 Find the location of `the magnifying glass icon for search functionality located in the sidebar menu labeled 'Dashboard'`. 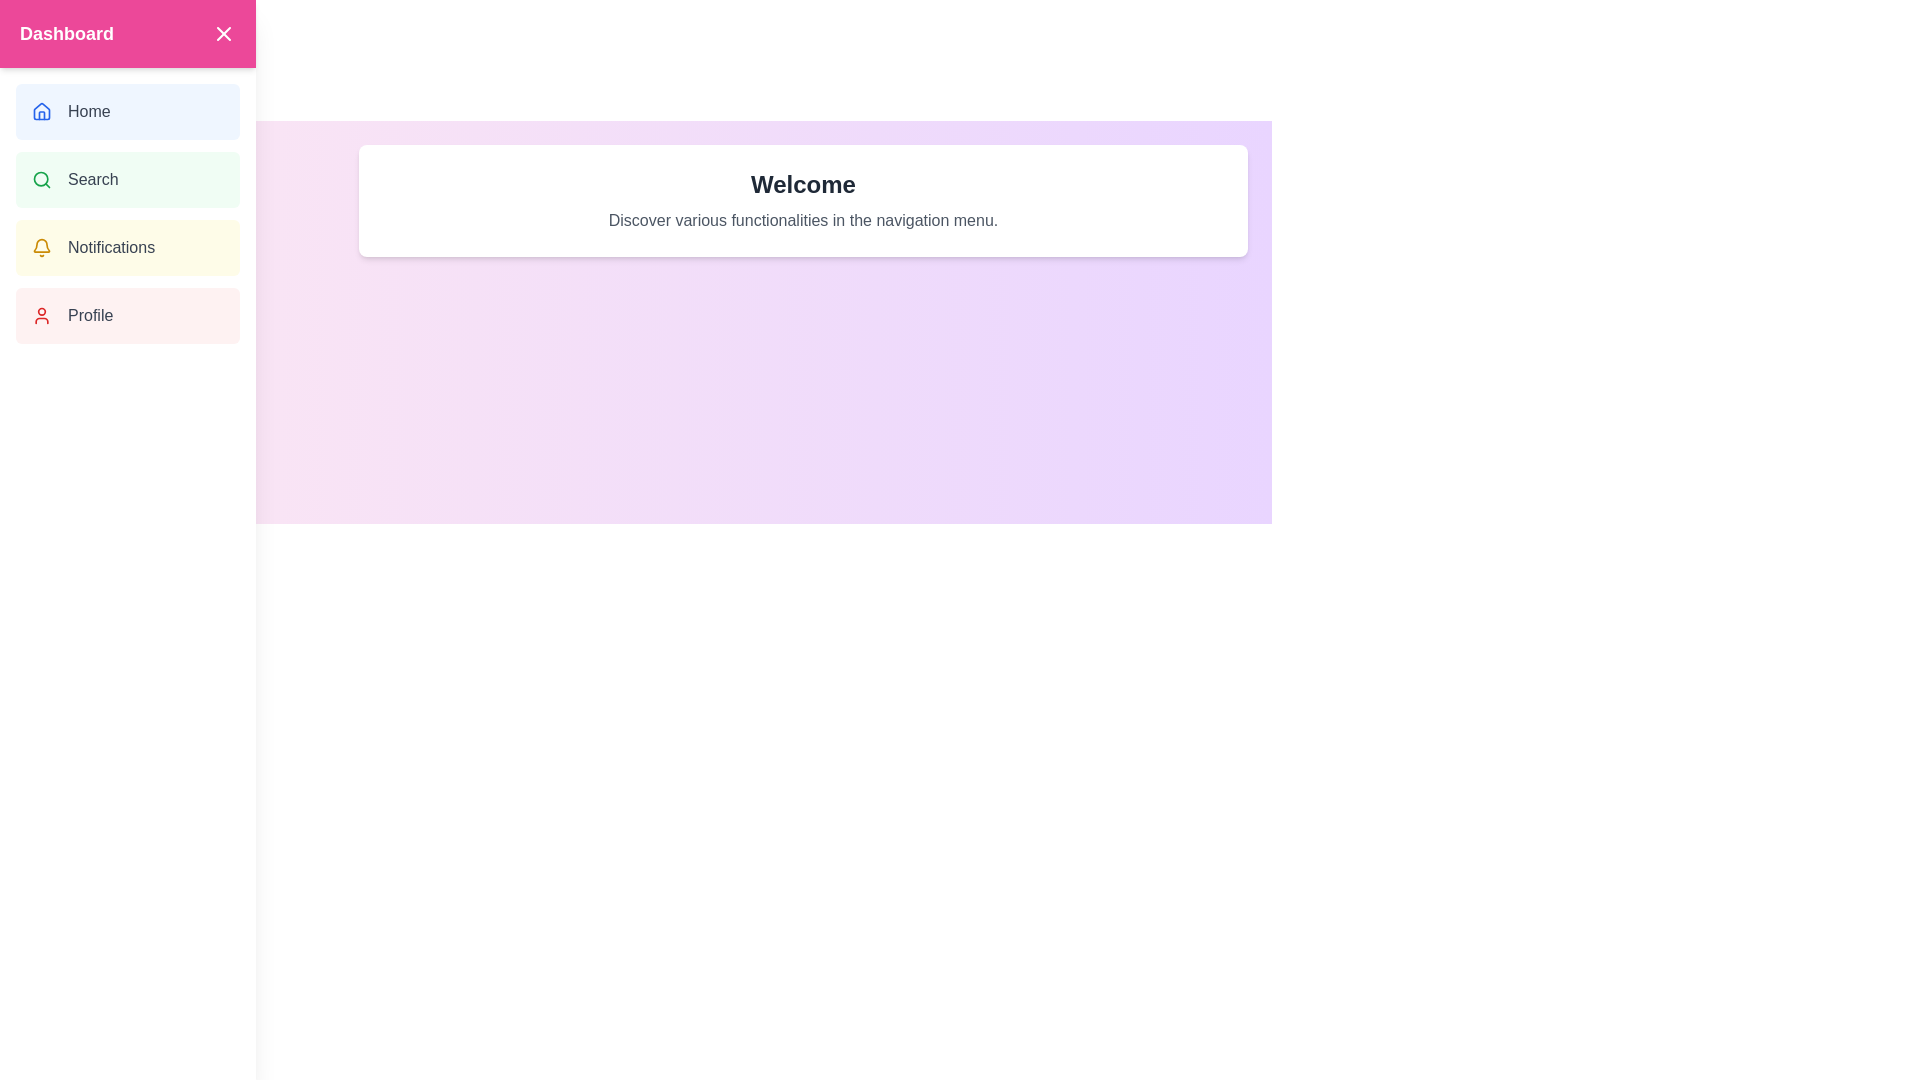

the magnifying glass icon for search functionality located in the sidebar menu labeled 'Dashboard' is located at coordinates (42, 180).